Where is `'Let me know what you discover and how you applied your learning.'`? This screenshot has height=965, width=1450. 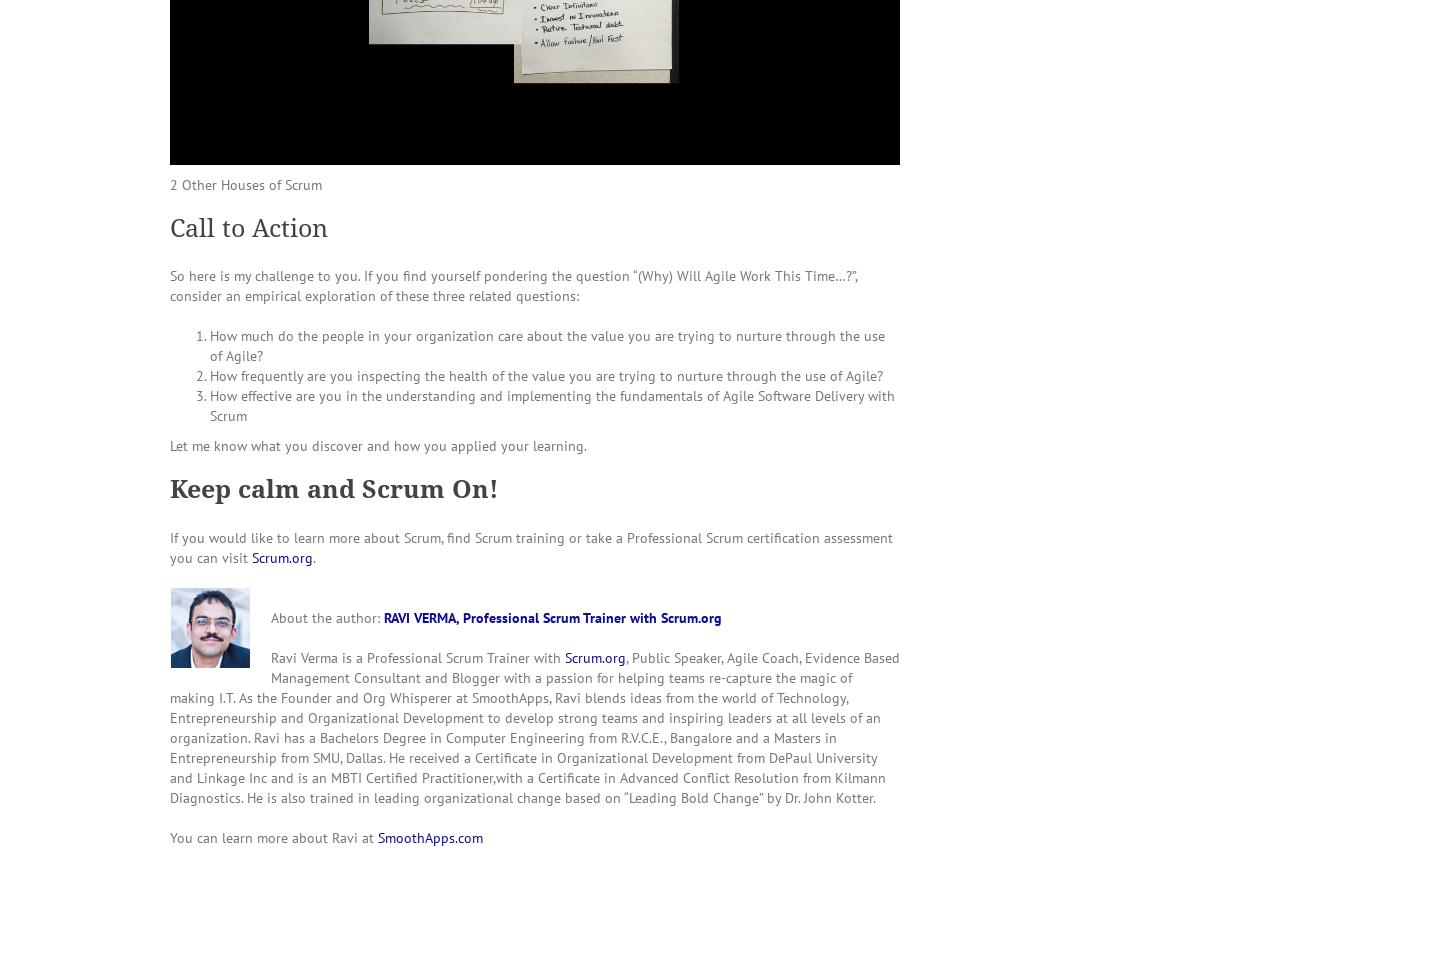 'Let me know what you discover and how you applied your learning.' is located at coordinates (377, 445).